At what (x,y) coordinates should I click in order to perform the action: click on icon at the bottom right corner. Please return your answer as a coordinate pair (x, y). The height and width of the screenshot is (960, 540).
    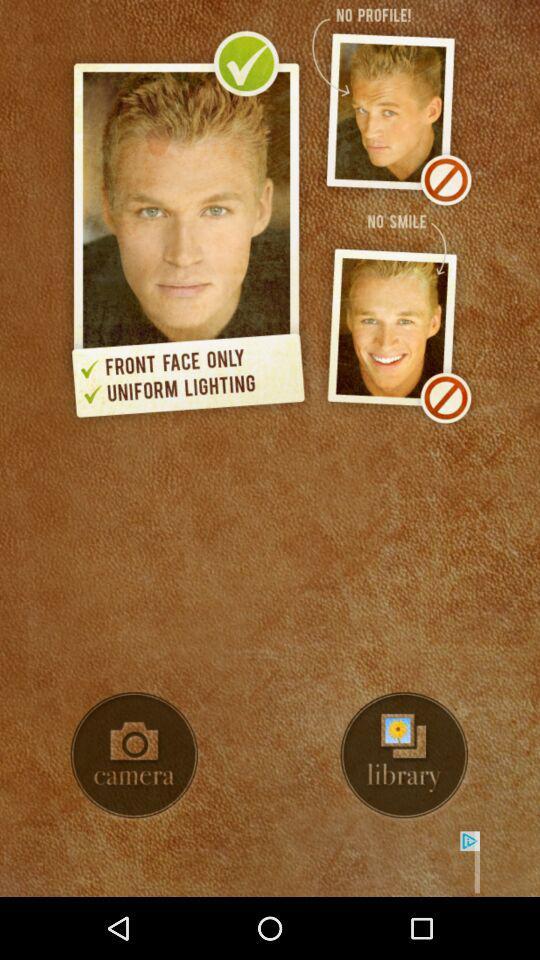
    Looking at the image, I should click on (405, 754).